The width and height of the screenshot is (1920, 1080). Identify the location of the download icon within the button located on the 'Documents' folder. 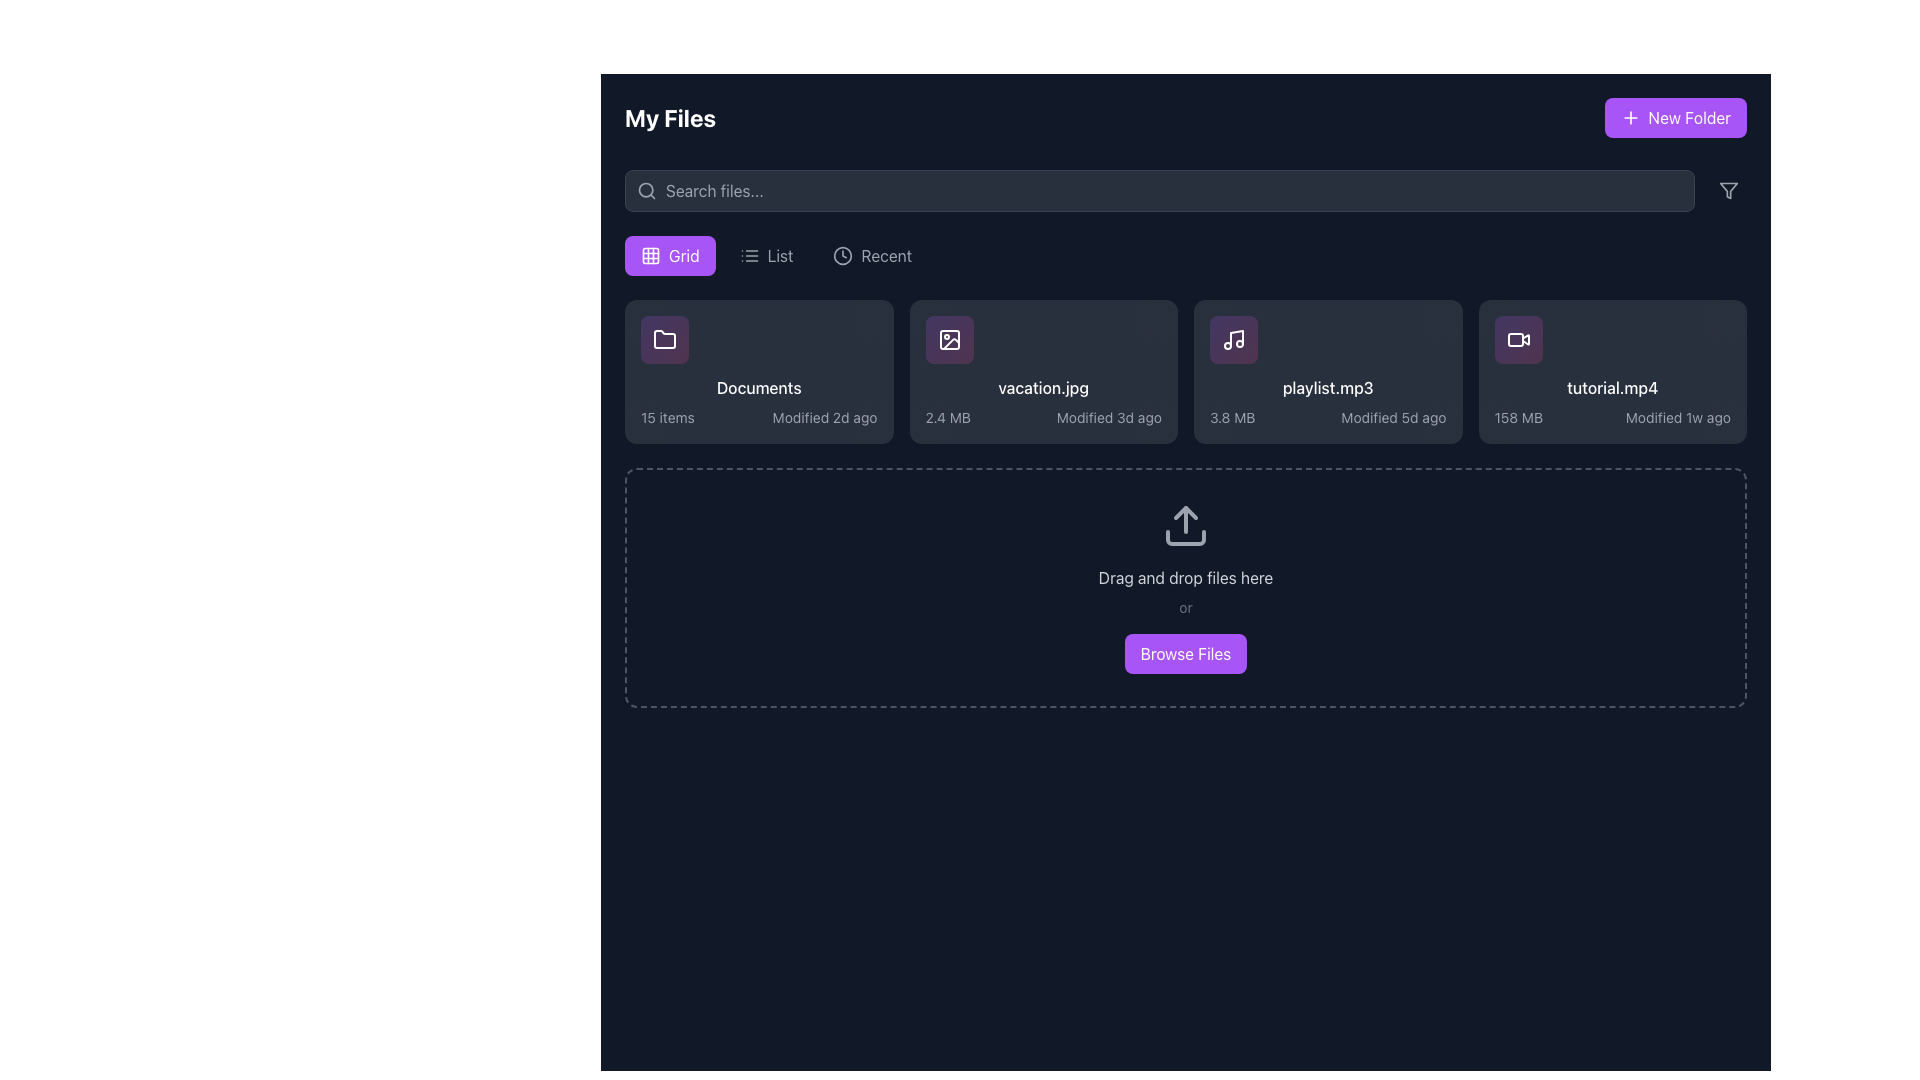
(711, 371).